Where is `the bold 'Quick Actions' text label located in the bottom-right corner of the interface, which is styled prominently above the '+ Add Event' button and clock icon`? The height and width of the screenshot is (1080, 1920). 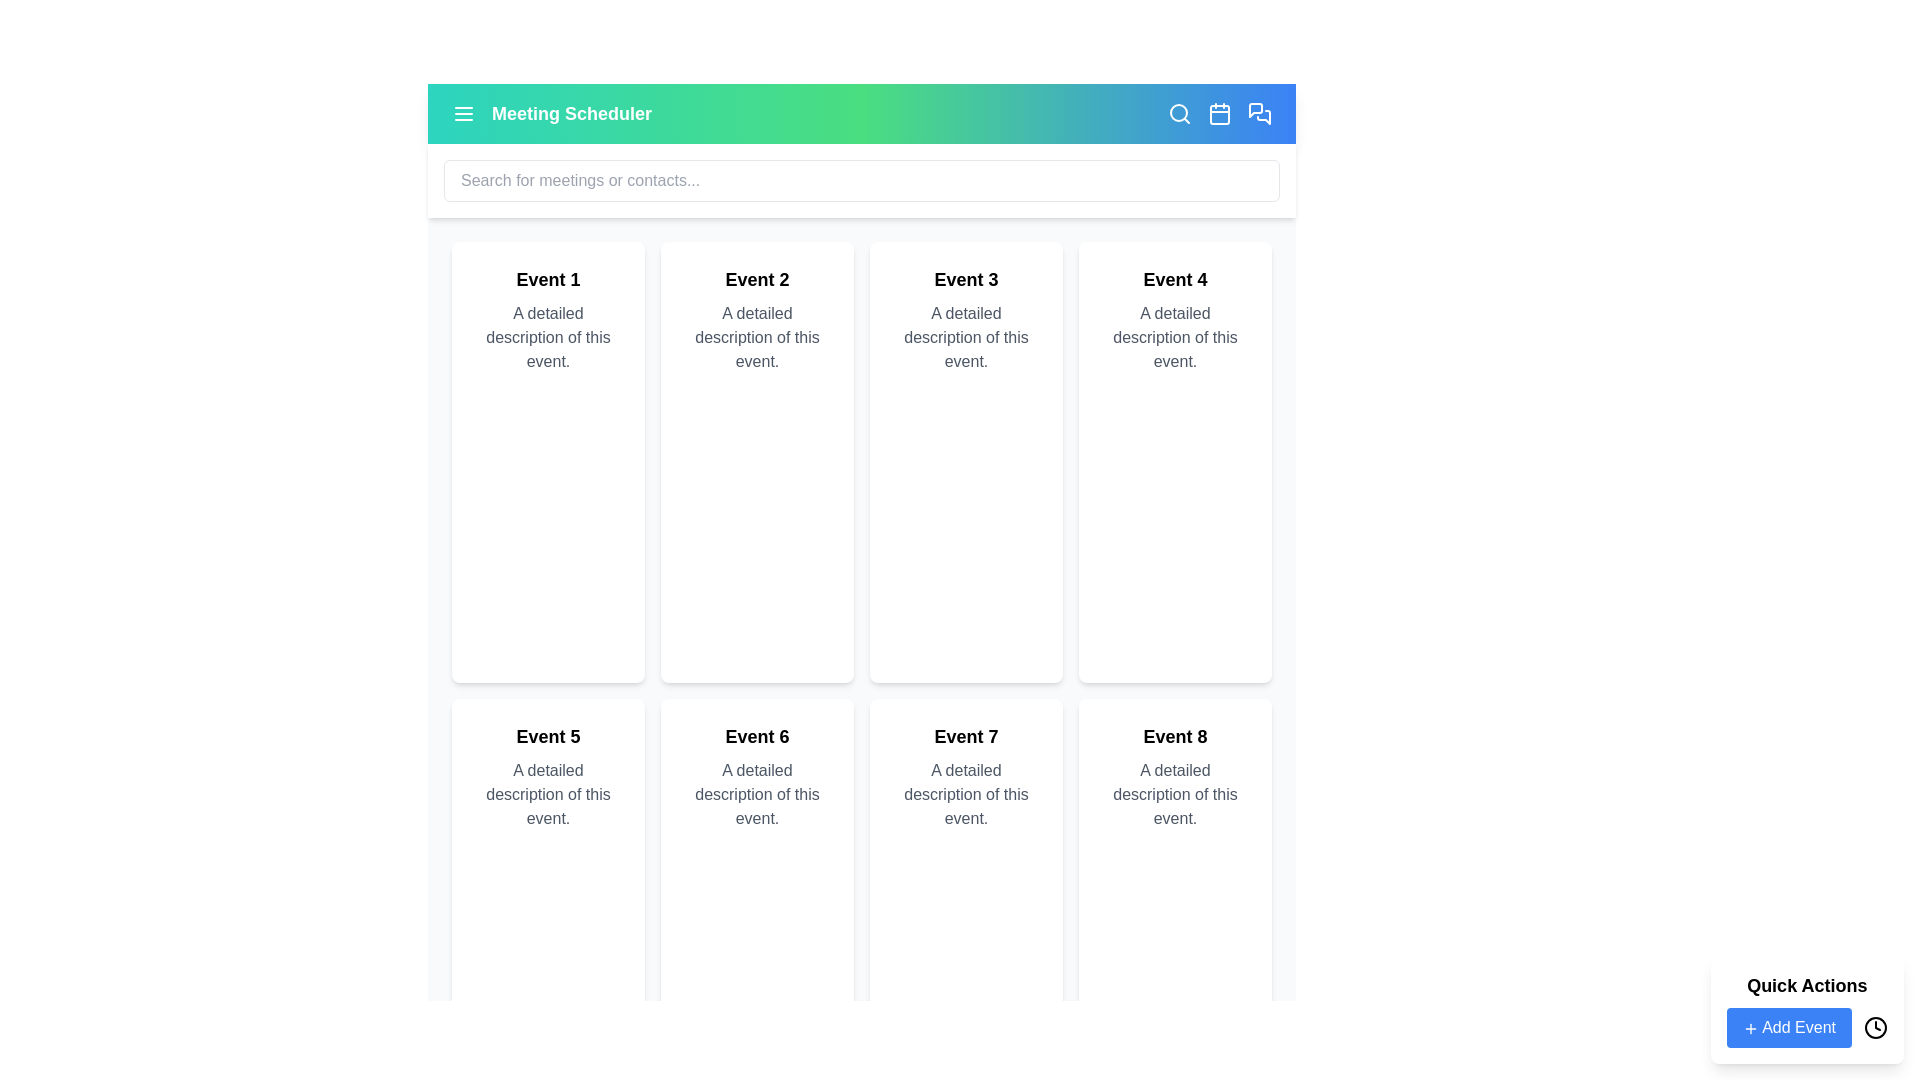
the bold 'Quick Actions' text label located in the bottom-right corner of the interface, which is styled prominently above the '+ Add Event' button and clock icon is located at coordinates (1807, 985).